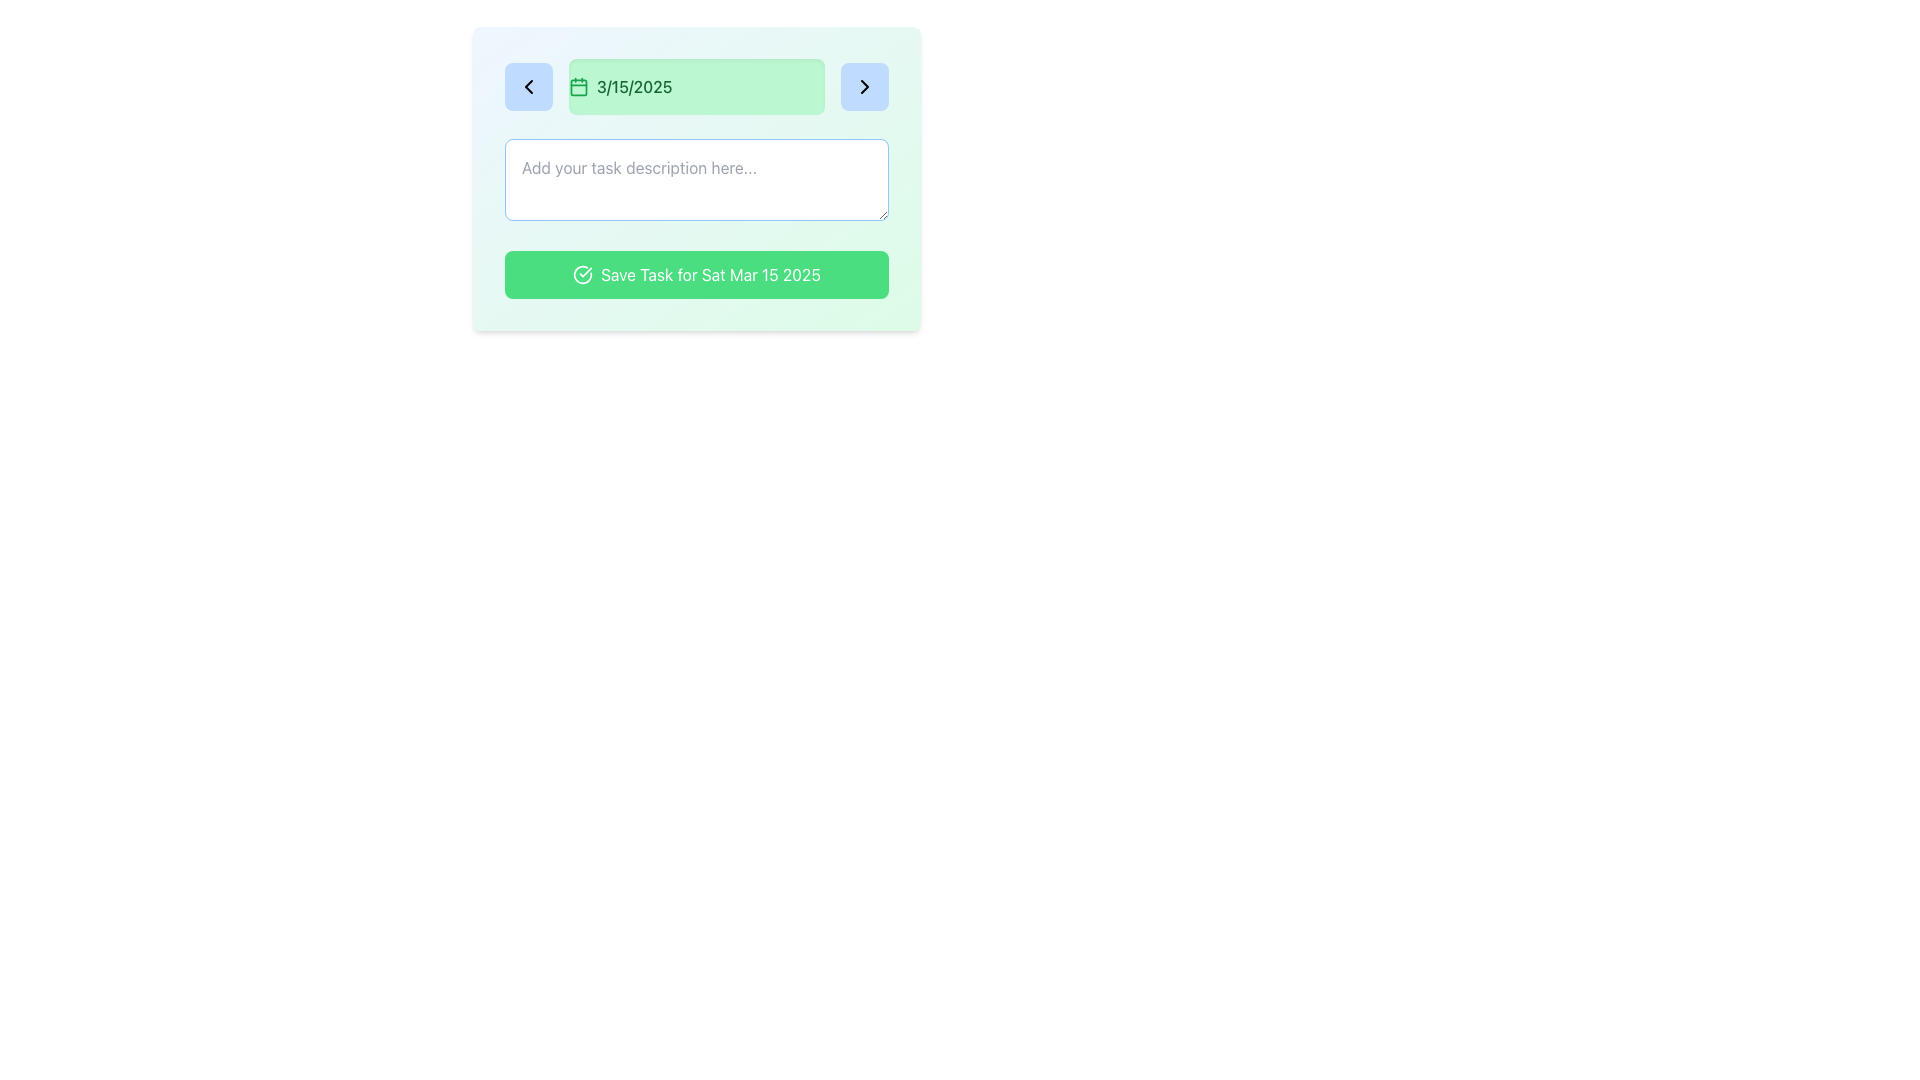 This screenshot has height=1080, width=1920. I want to click on the navigation button with an arrow icon located near the top-left of the interface, so click(528, 86).